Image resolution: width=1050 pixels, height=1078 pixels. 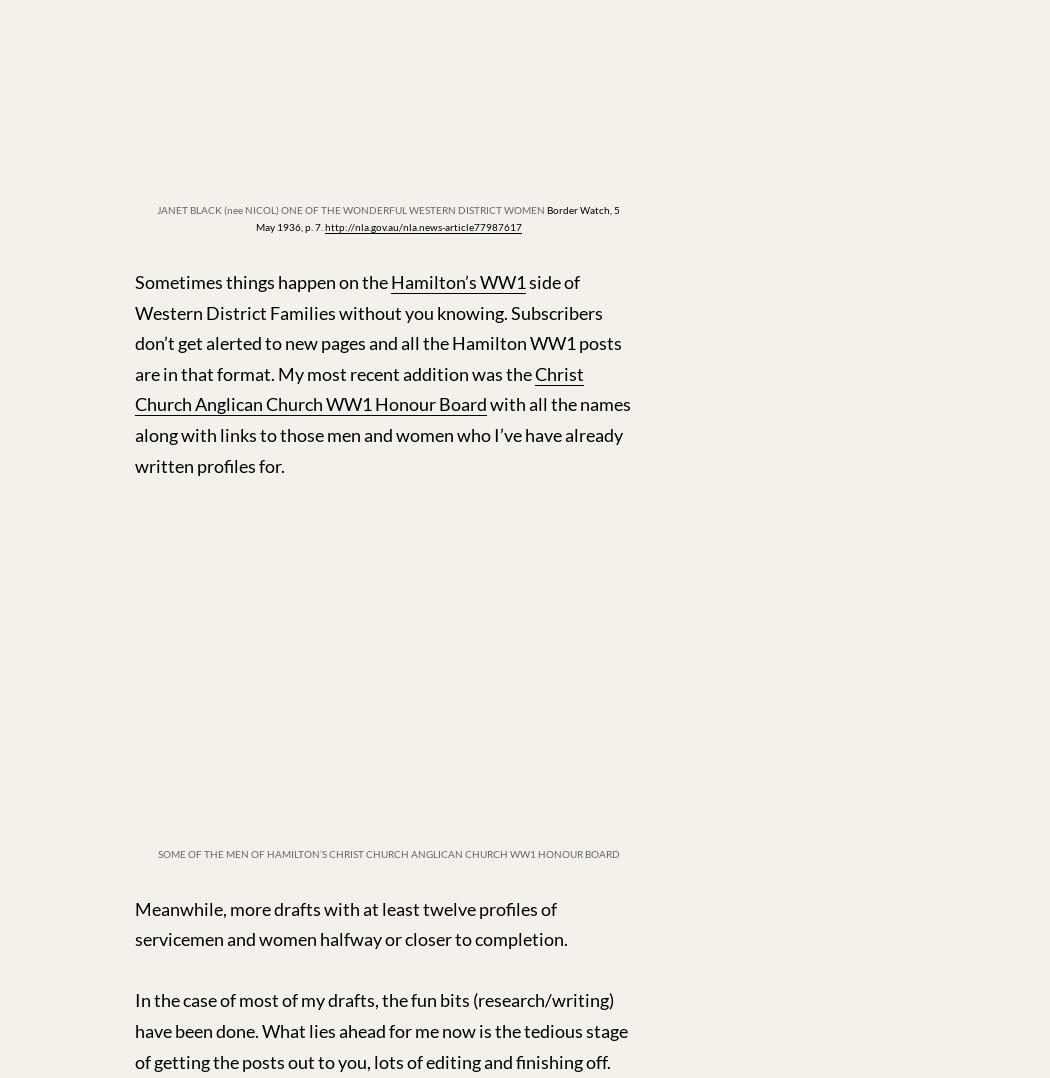 What do you see at coordinates (262, 281) in the screenshot?
I see `'Sometimes things happen on the'` at bounding box center [262, 281].